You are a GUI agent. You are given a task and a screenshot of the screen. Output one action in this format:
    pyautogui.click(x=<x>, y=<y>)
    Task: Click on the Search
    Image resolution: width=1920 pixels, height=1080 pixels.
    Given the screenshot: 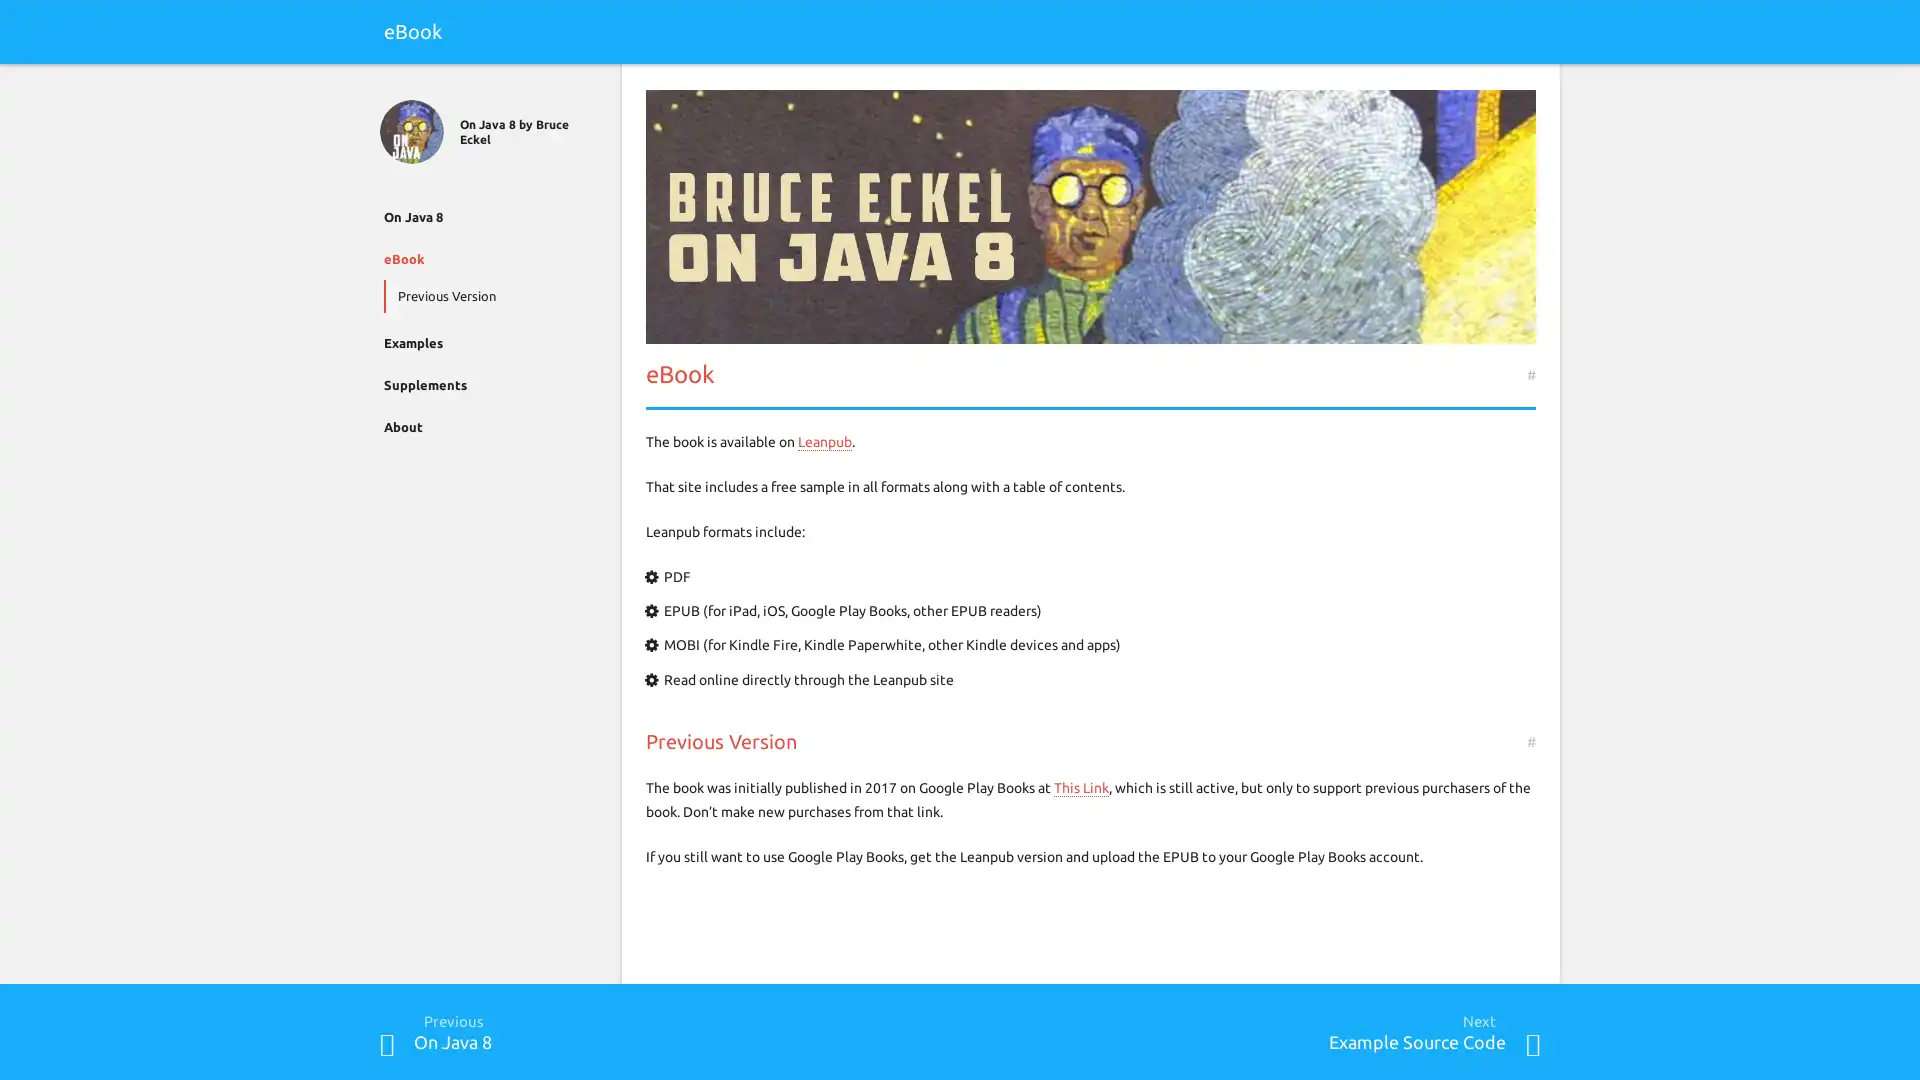 What is the action you would take?
    pyautogui.click(x=1531, y=87)
    